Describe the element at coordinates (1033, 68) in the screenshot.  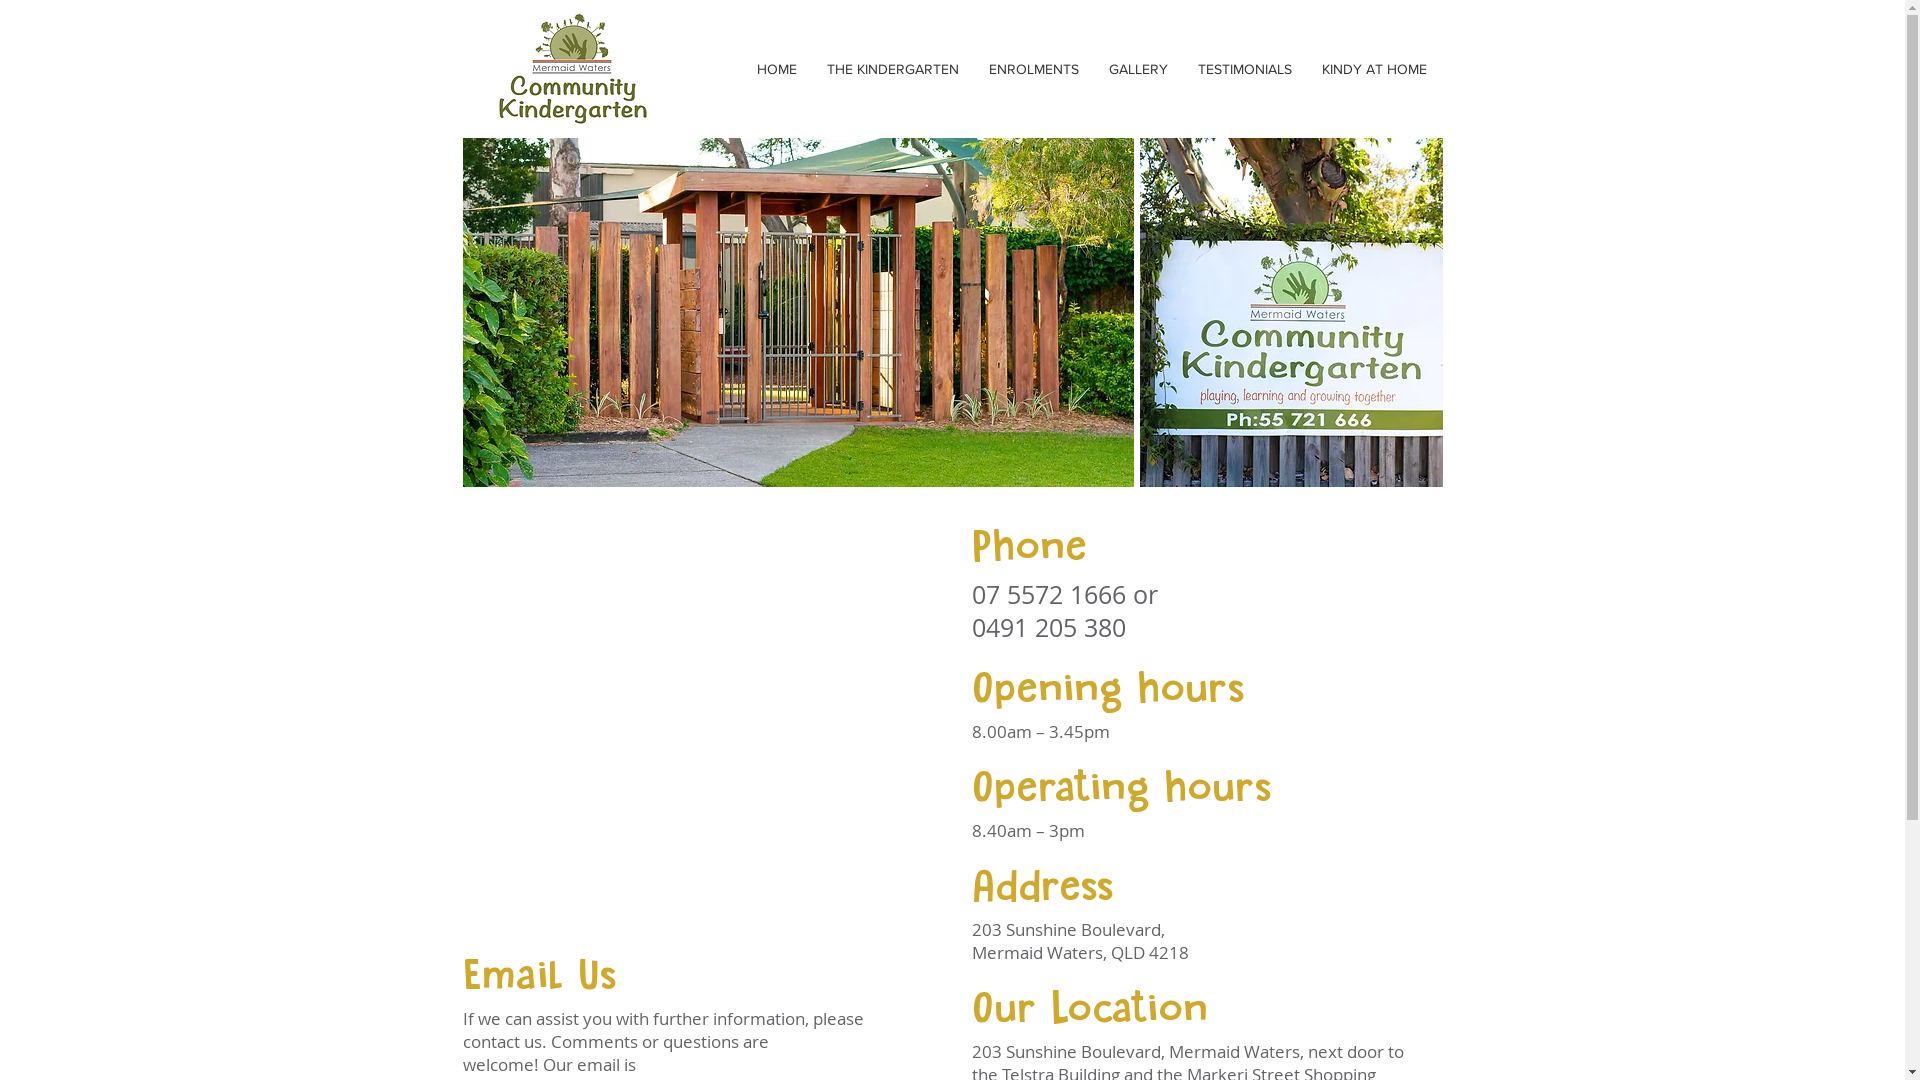
I see `'ENROLMENTS'` at that location.